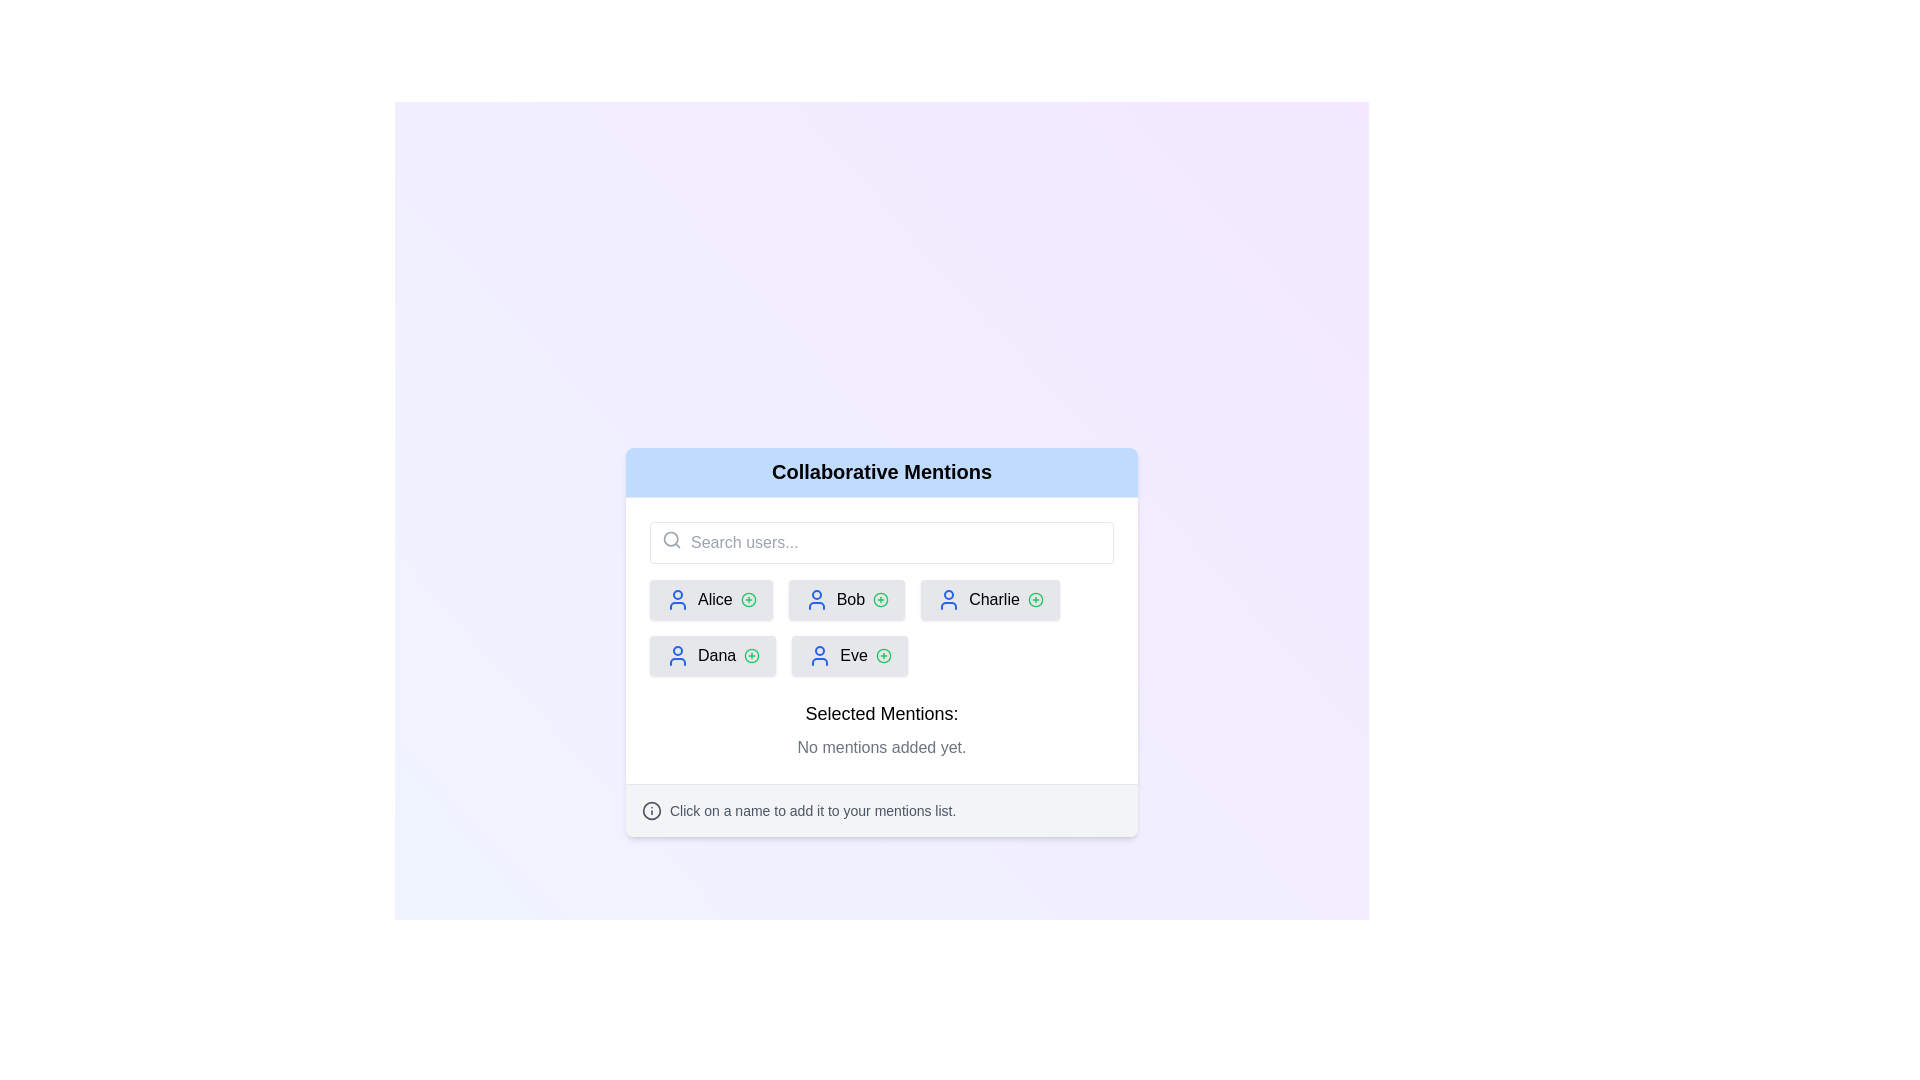 Image resolution: width=1920 pixels, height=1080 pixels. What do you see at coordinates (751, 655) in the screenshot?
I see `the circular addition icon located in the 'Dana' group within the 'Collaborative Mentions' dialog box` at bounding box center [751, 655].